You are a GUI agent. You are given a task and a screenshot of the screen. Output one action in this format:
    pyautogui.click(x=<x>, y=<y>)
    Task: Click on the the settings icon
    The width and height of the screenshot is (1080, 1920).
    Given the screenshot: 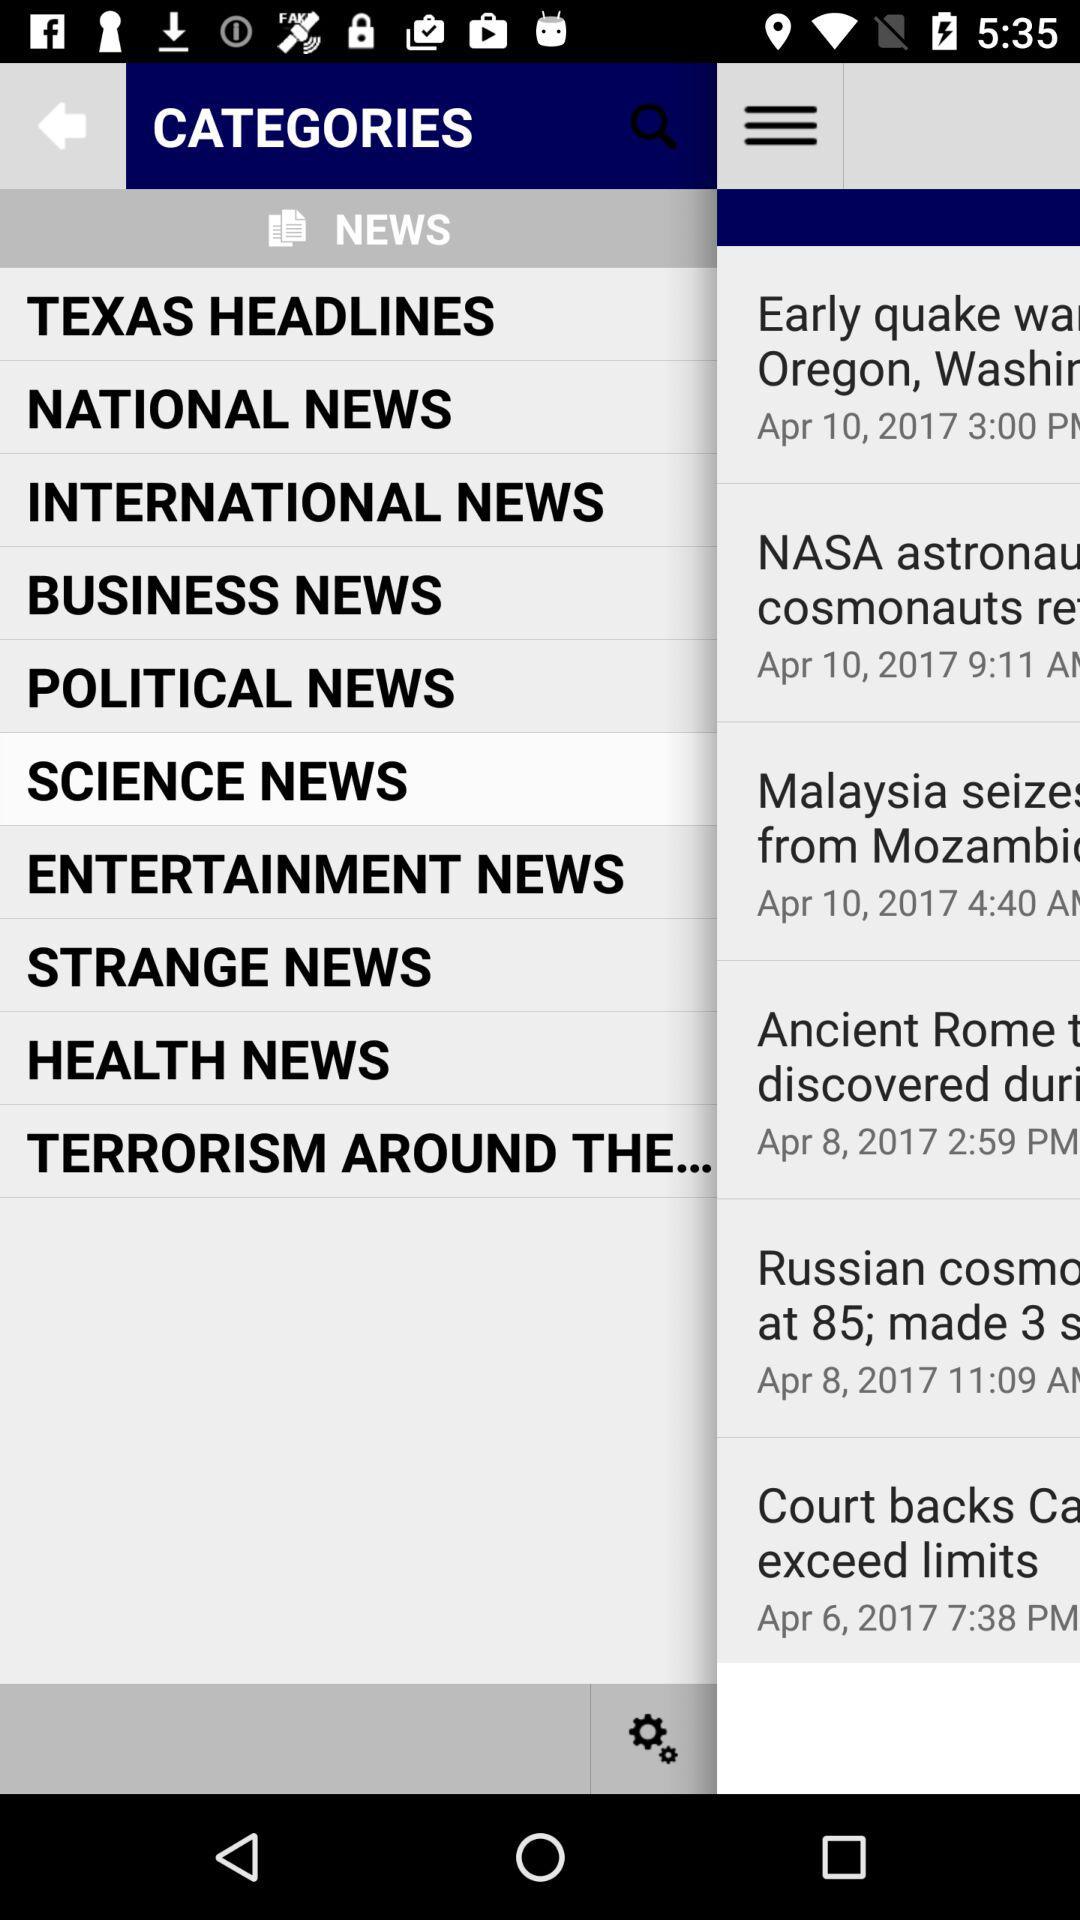 What is the action you would take?
    pyautogui.click(x=654, y=1737)
    